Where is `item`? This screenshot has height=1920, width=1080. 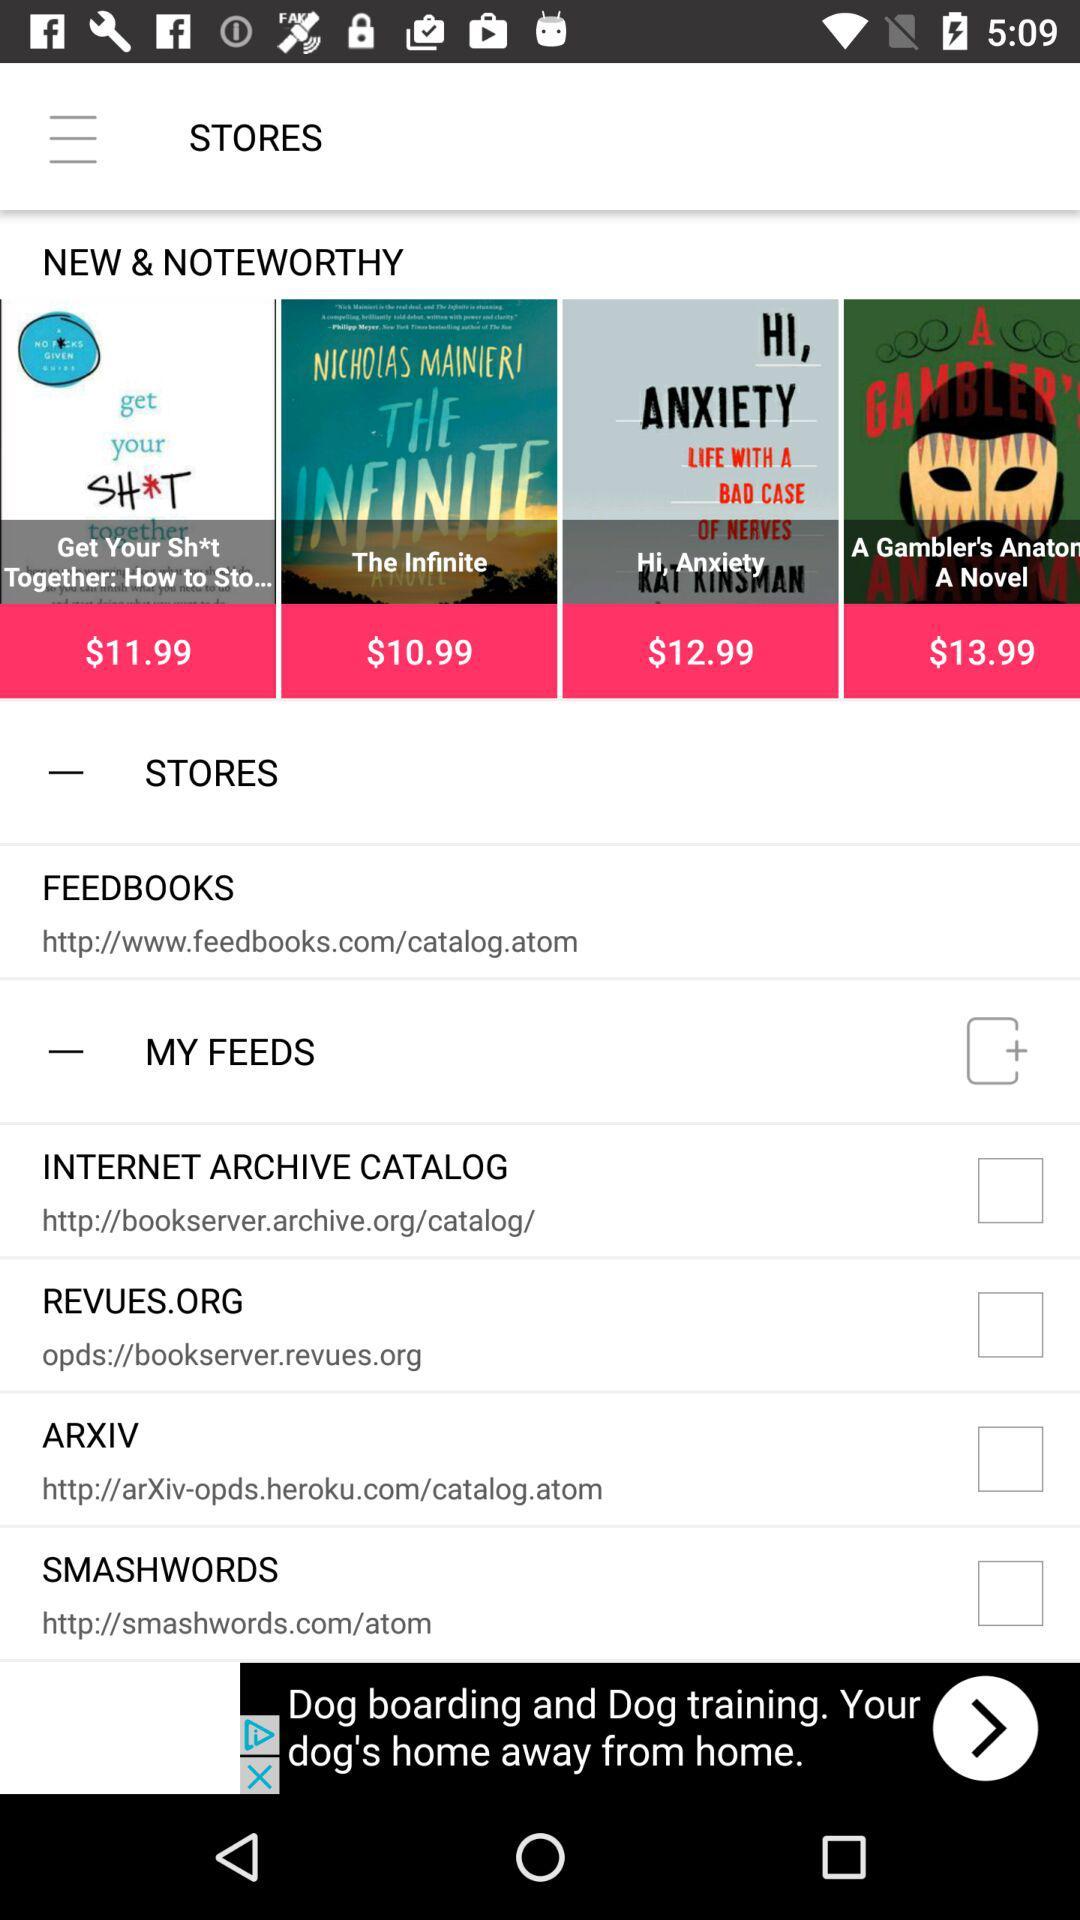
item is located at coordinates (1029, 1324).